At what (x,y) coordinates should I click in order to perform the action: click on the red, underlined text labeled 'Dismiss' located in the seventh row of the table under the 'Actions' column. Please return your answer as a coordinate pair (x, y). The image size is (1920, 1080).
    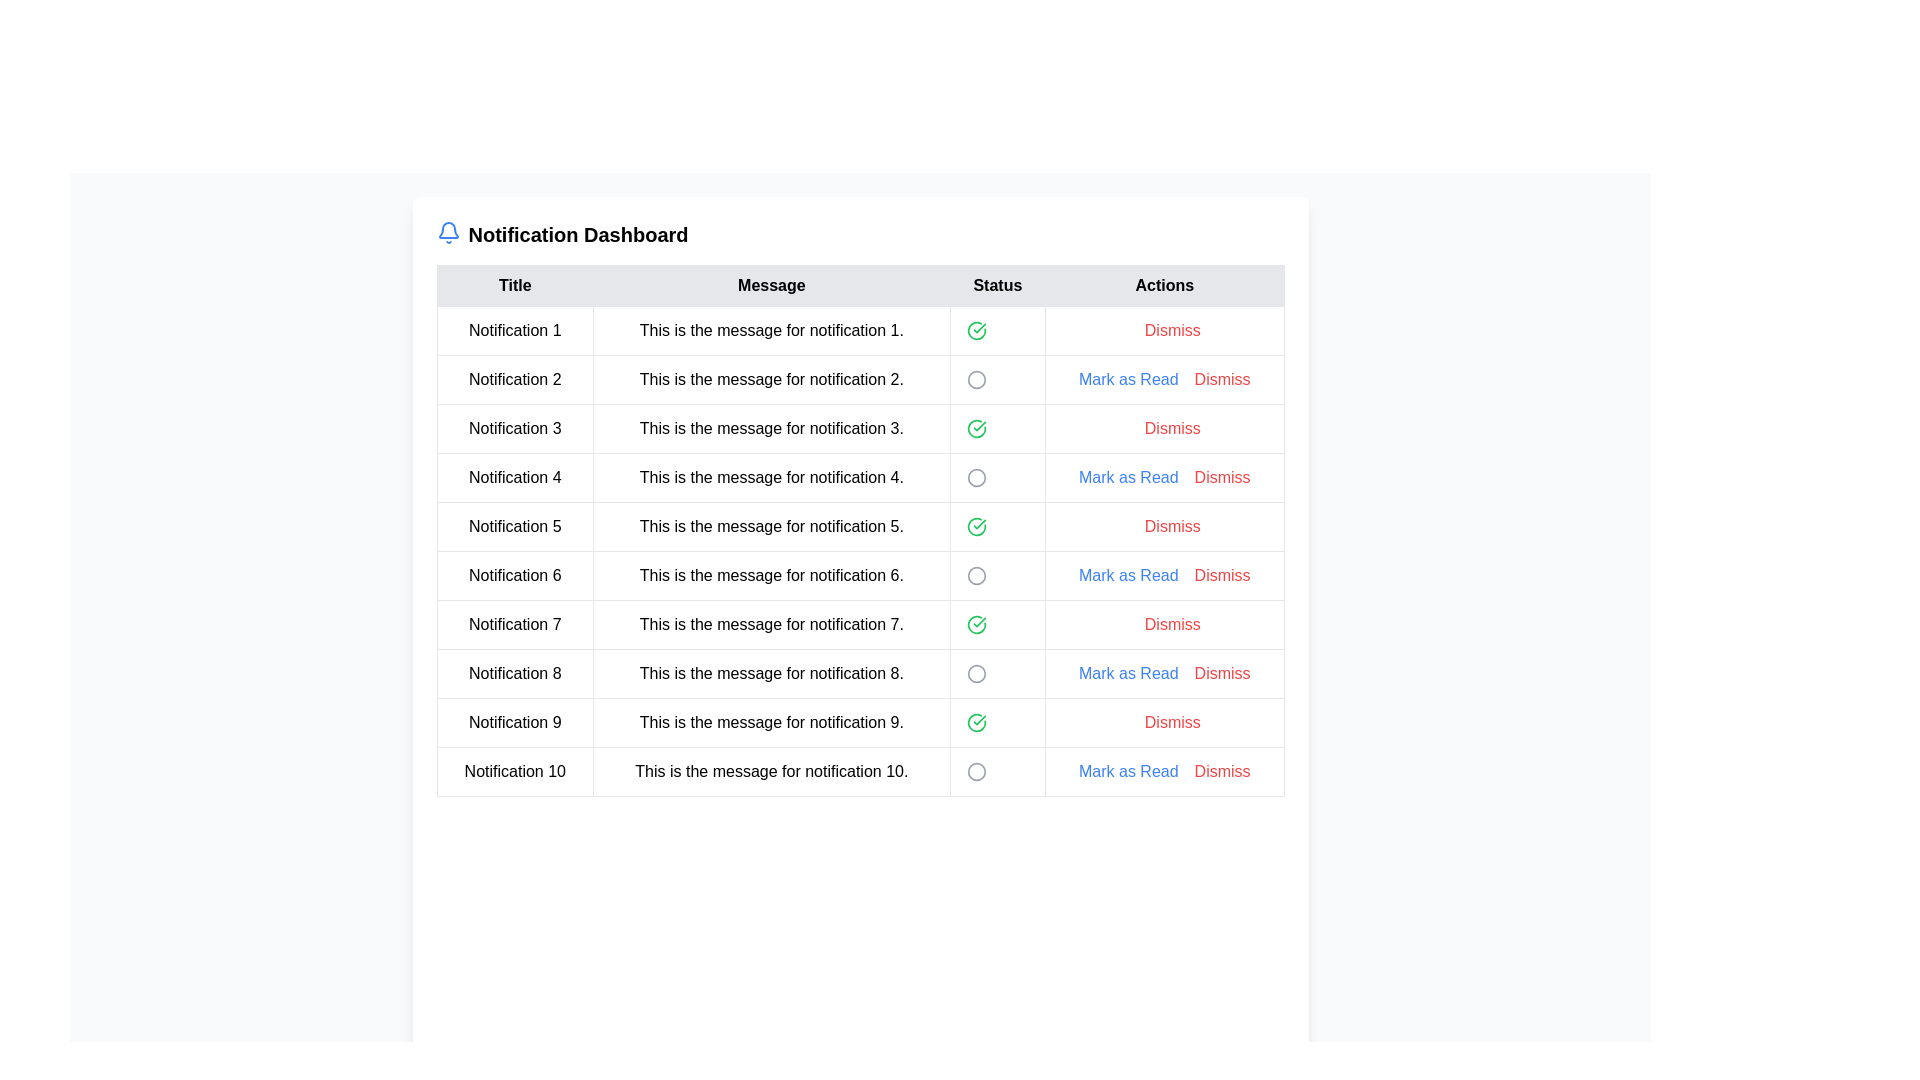
    Looking at the image, I should click on (1172, 623).